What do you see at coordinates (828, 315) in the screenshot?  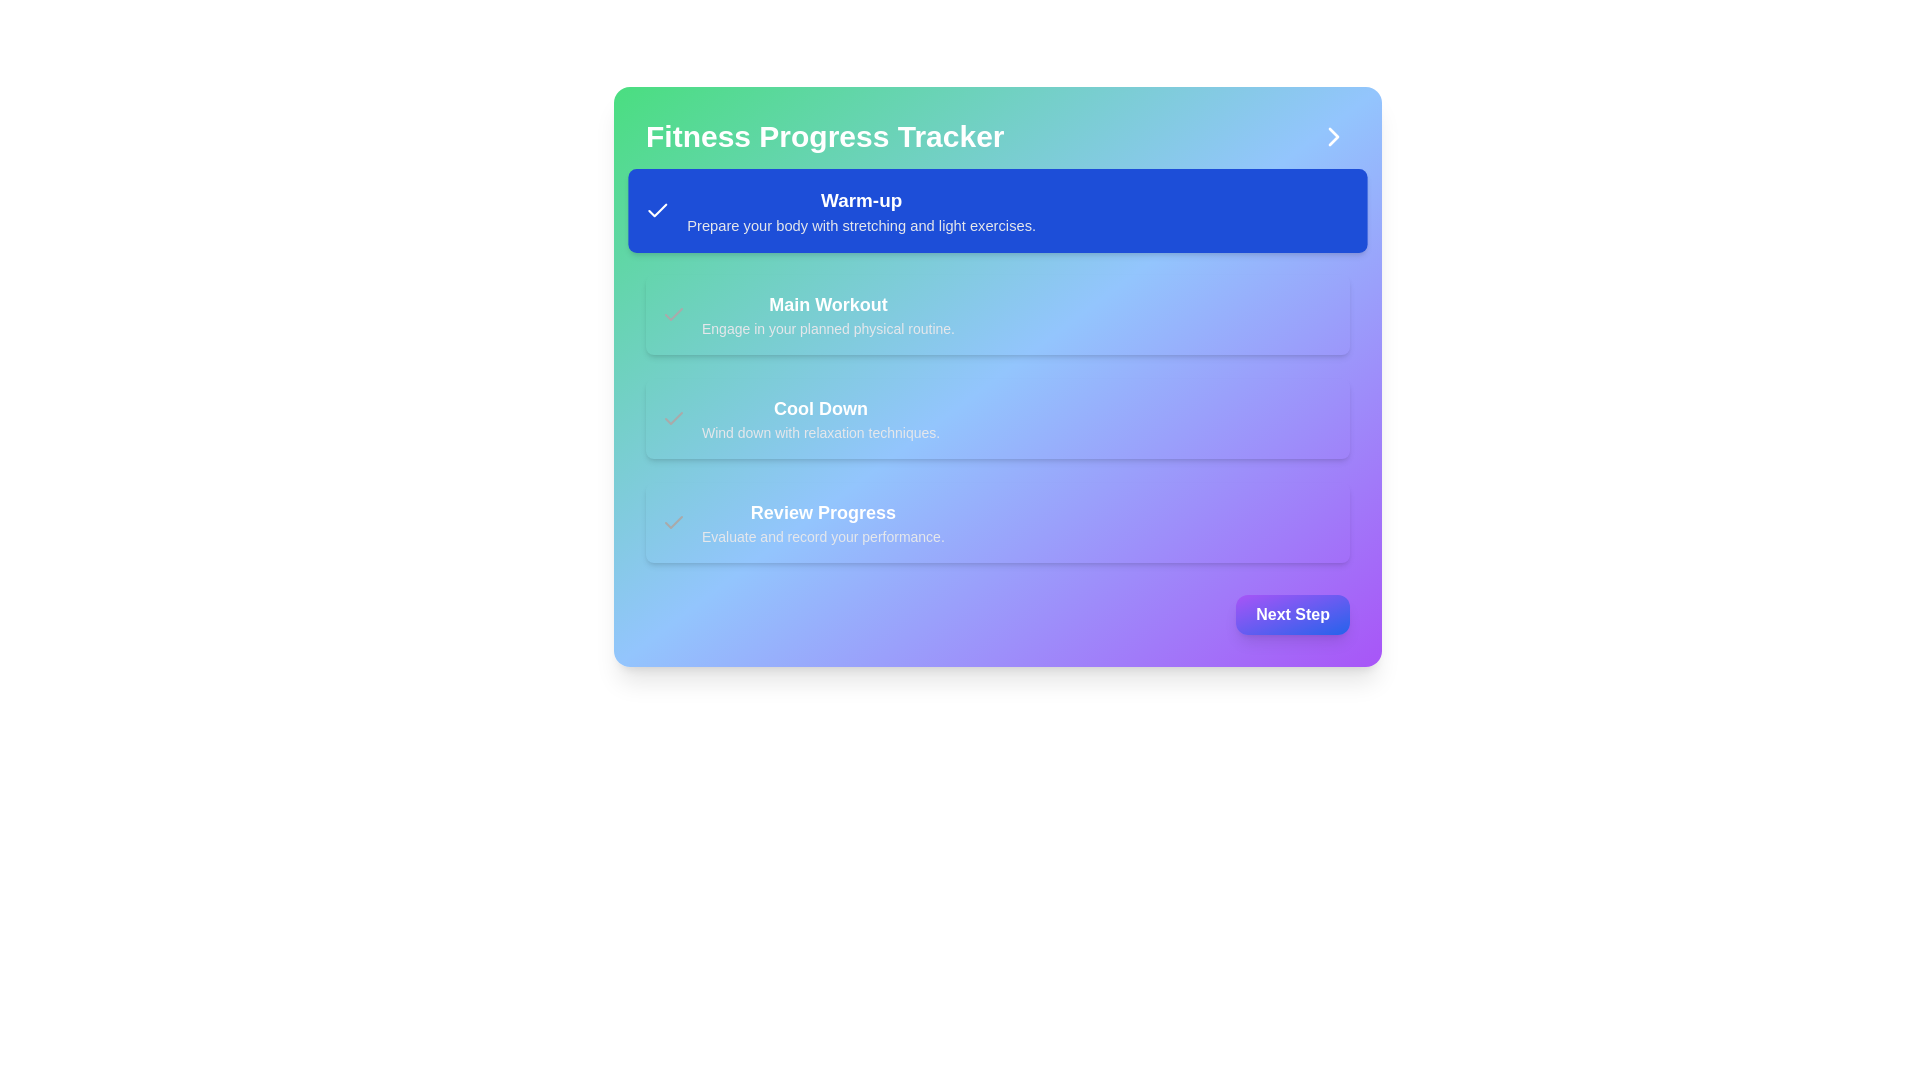 I see `the static text element labeled 'Main Workout' which provides instructions for engaging in a physical routine, located in the 'Fitness Progress Tracker' section` at bounding box center [828, 315].